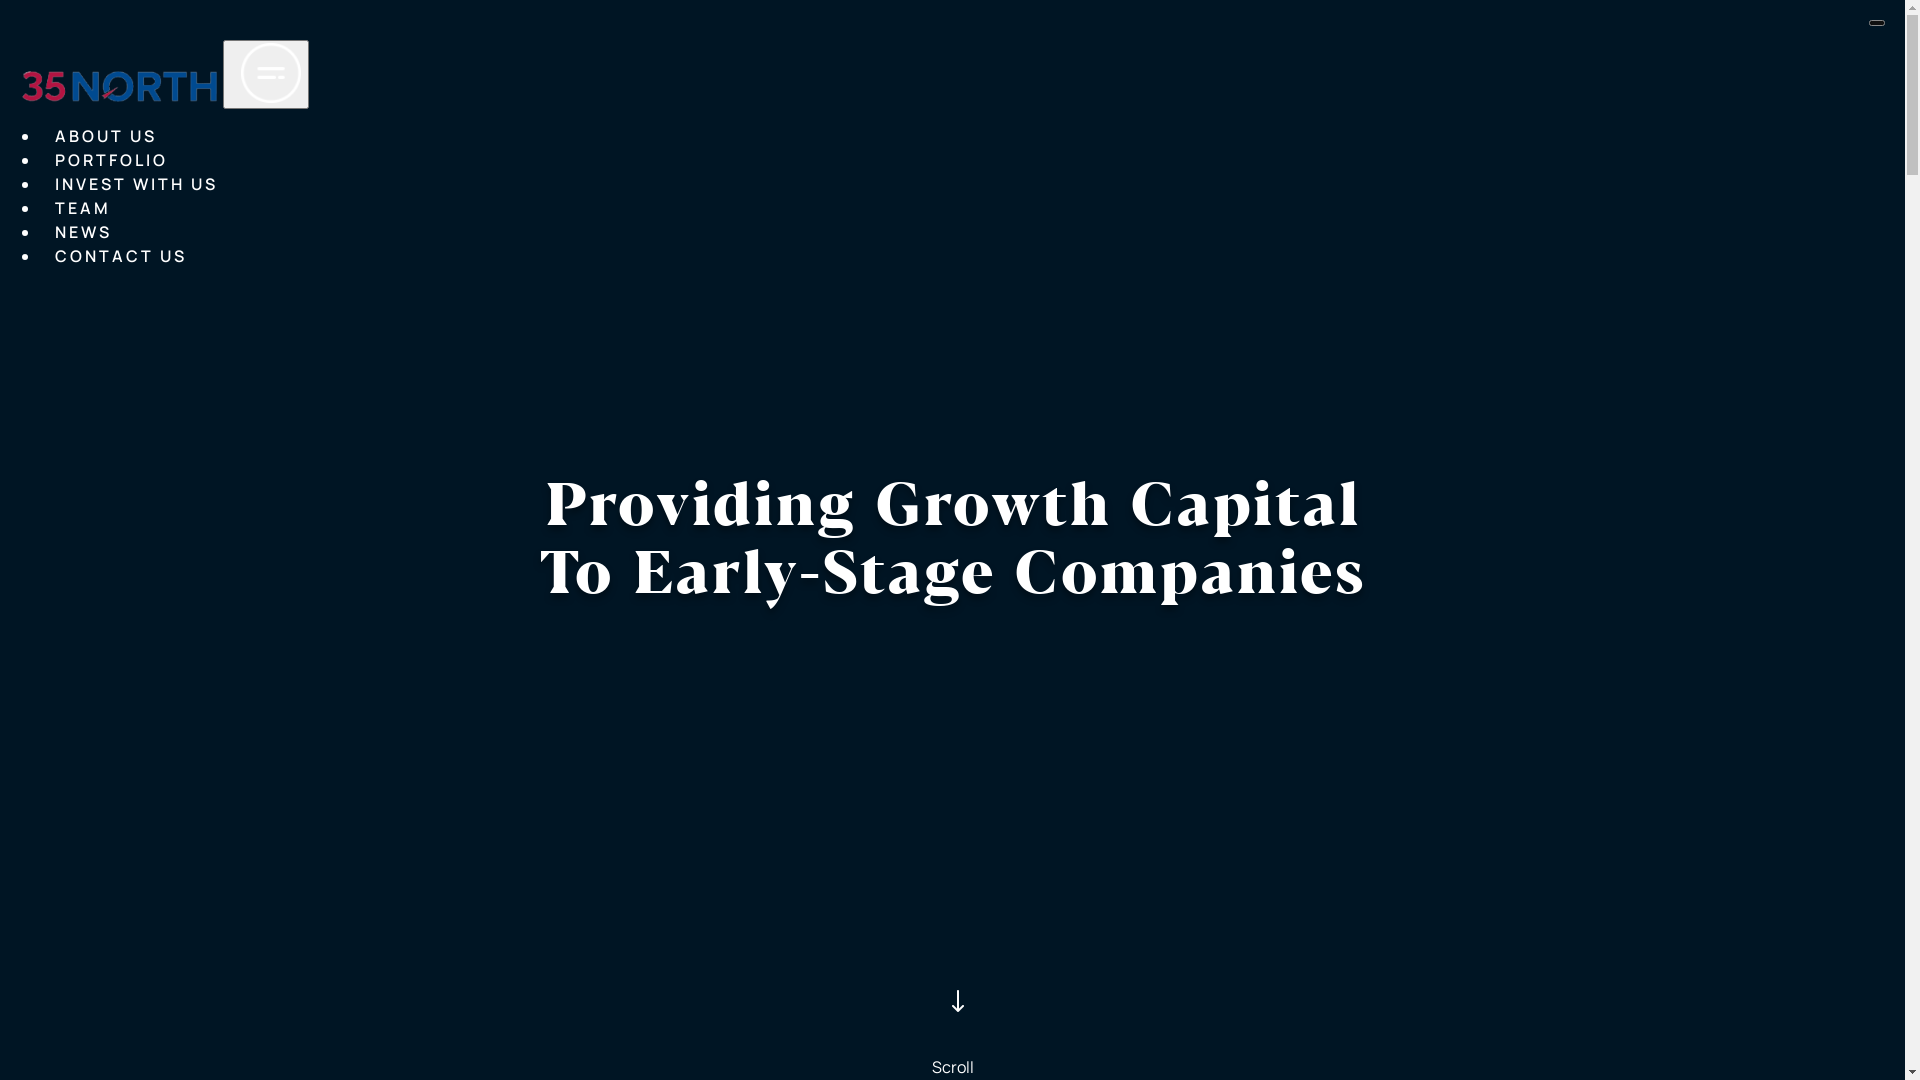 Image resolution: width=1920 pixels, height=1080 pixels. Describe the element at coordinates (950, 1011) in the screenshot. I see `'Scroll'` at that location.